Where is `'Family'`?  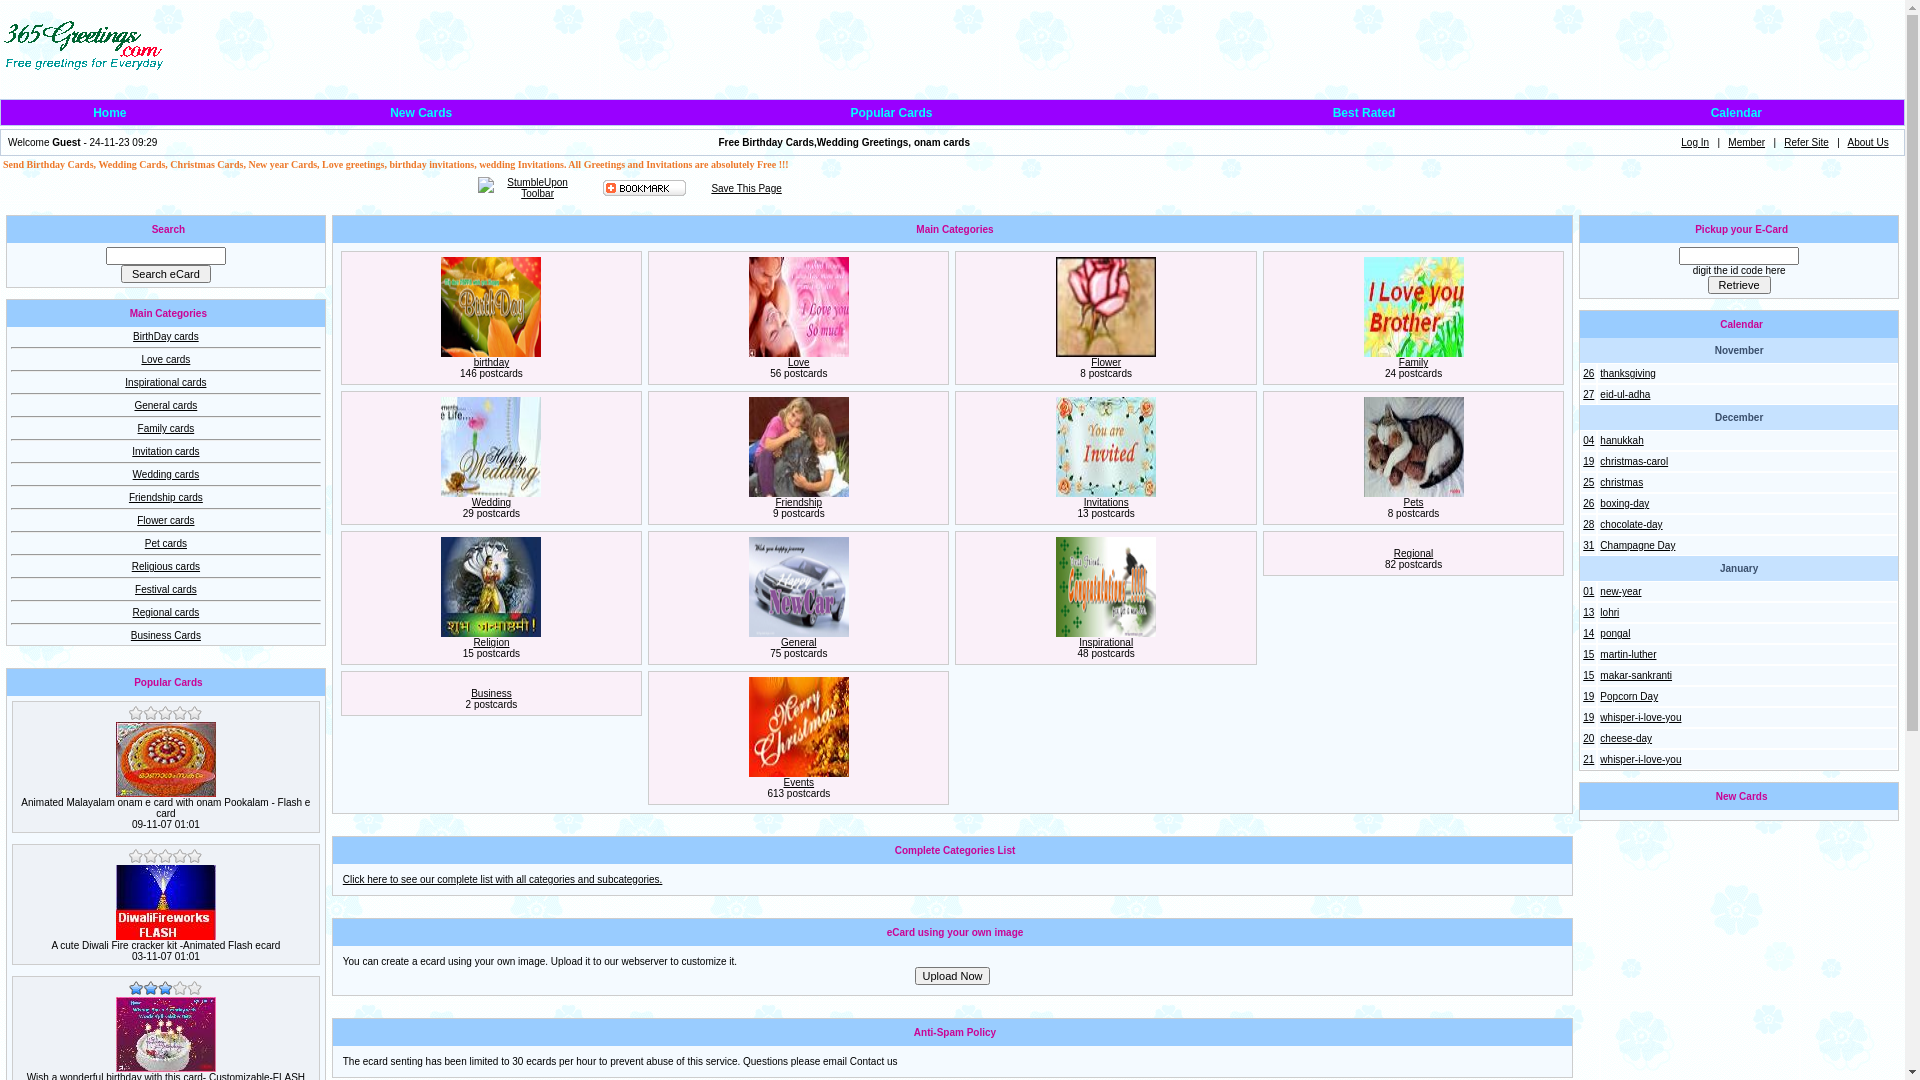 'Family' is located at coordinates (1412, 362).